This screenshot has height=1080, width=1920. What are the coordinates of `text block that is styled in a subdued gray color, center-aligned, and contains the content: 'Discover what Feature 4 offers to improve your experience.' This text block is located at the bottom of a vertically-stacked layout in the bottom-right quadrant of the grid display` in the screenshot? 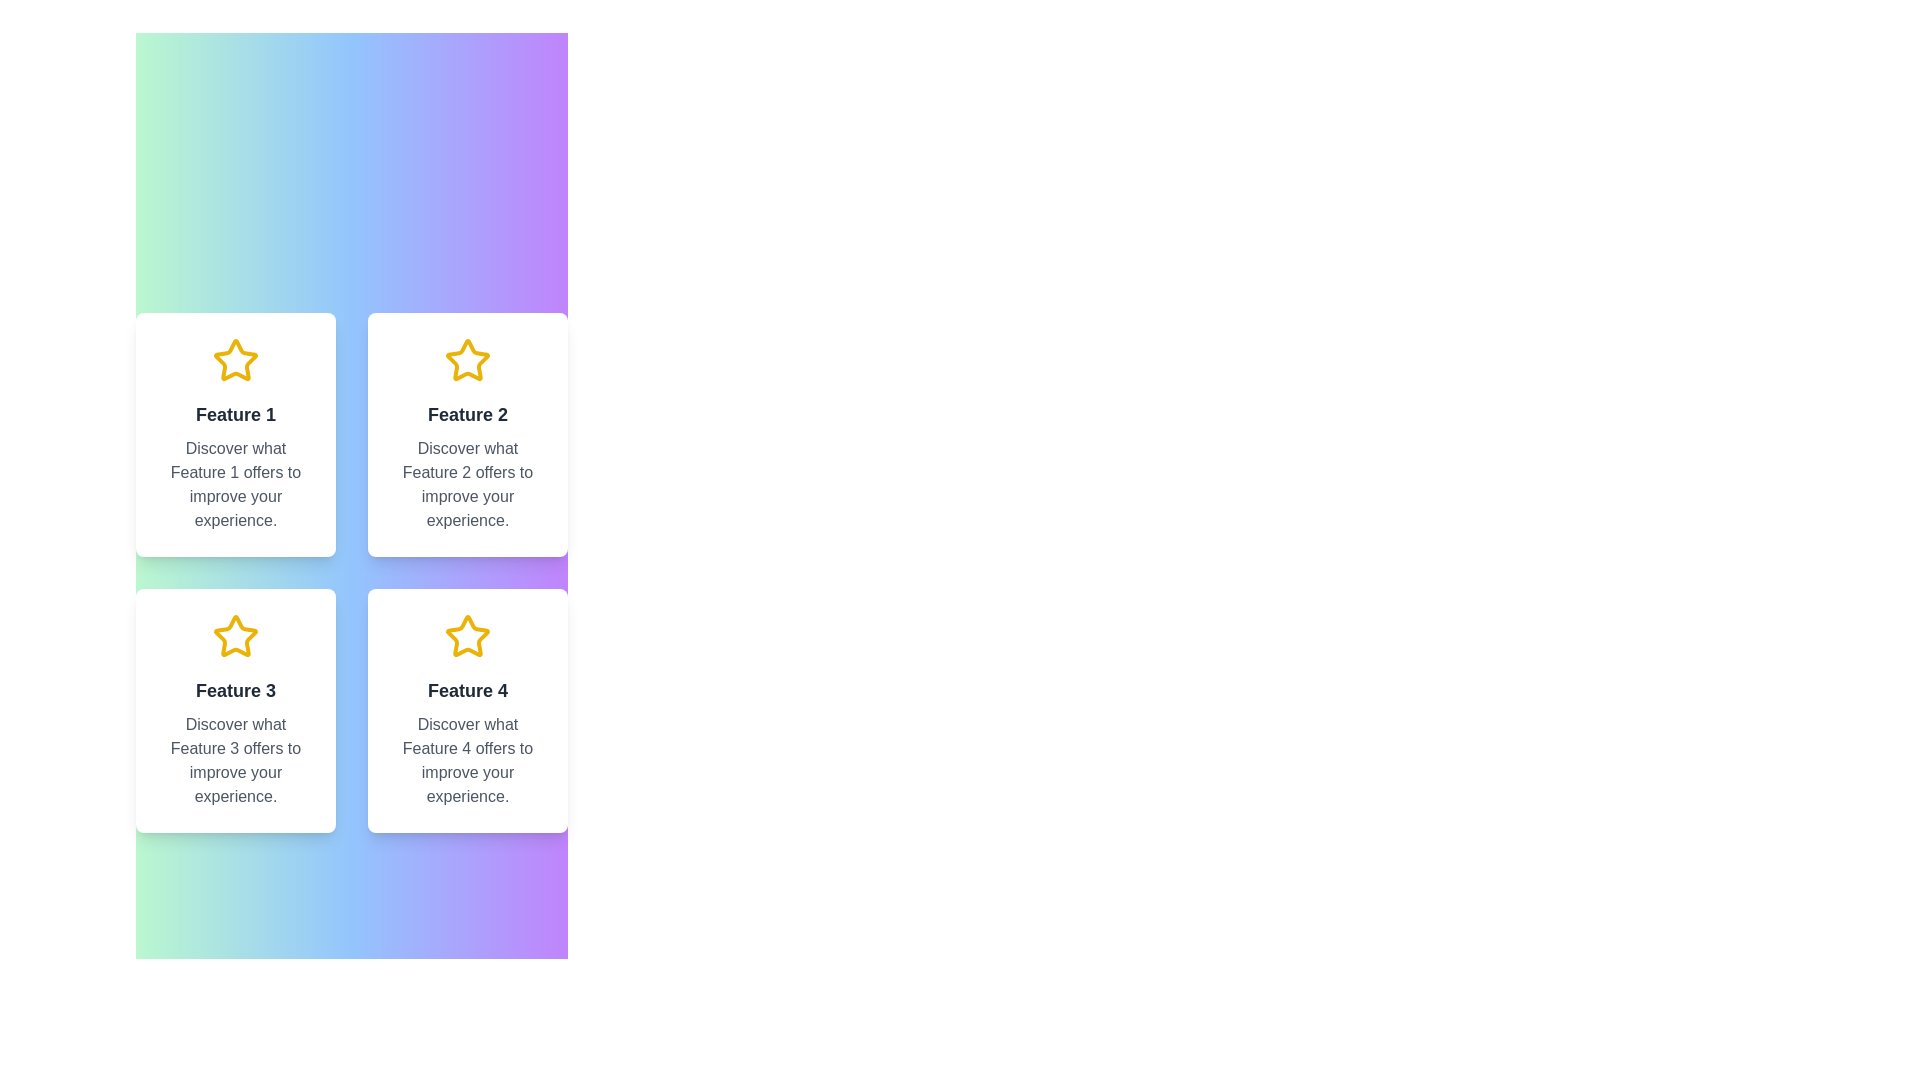 It's located at (466, 760).